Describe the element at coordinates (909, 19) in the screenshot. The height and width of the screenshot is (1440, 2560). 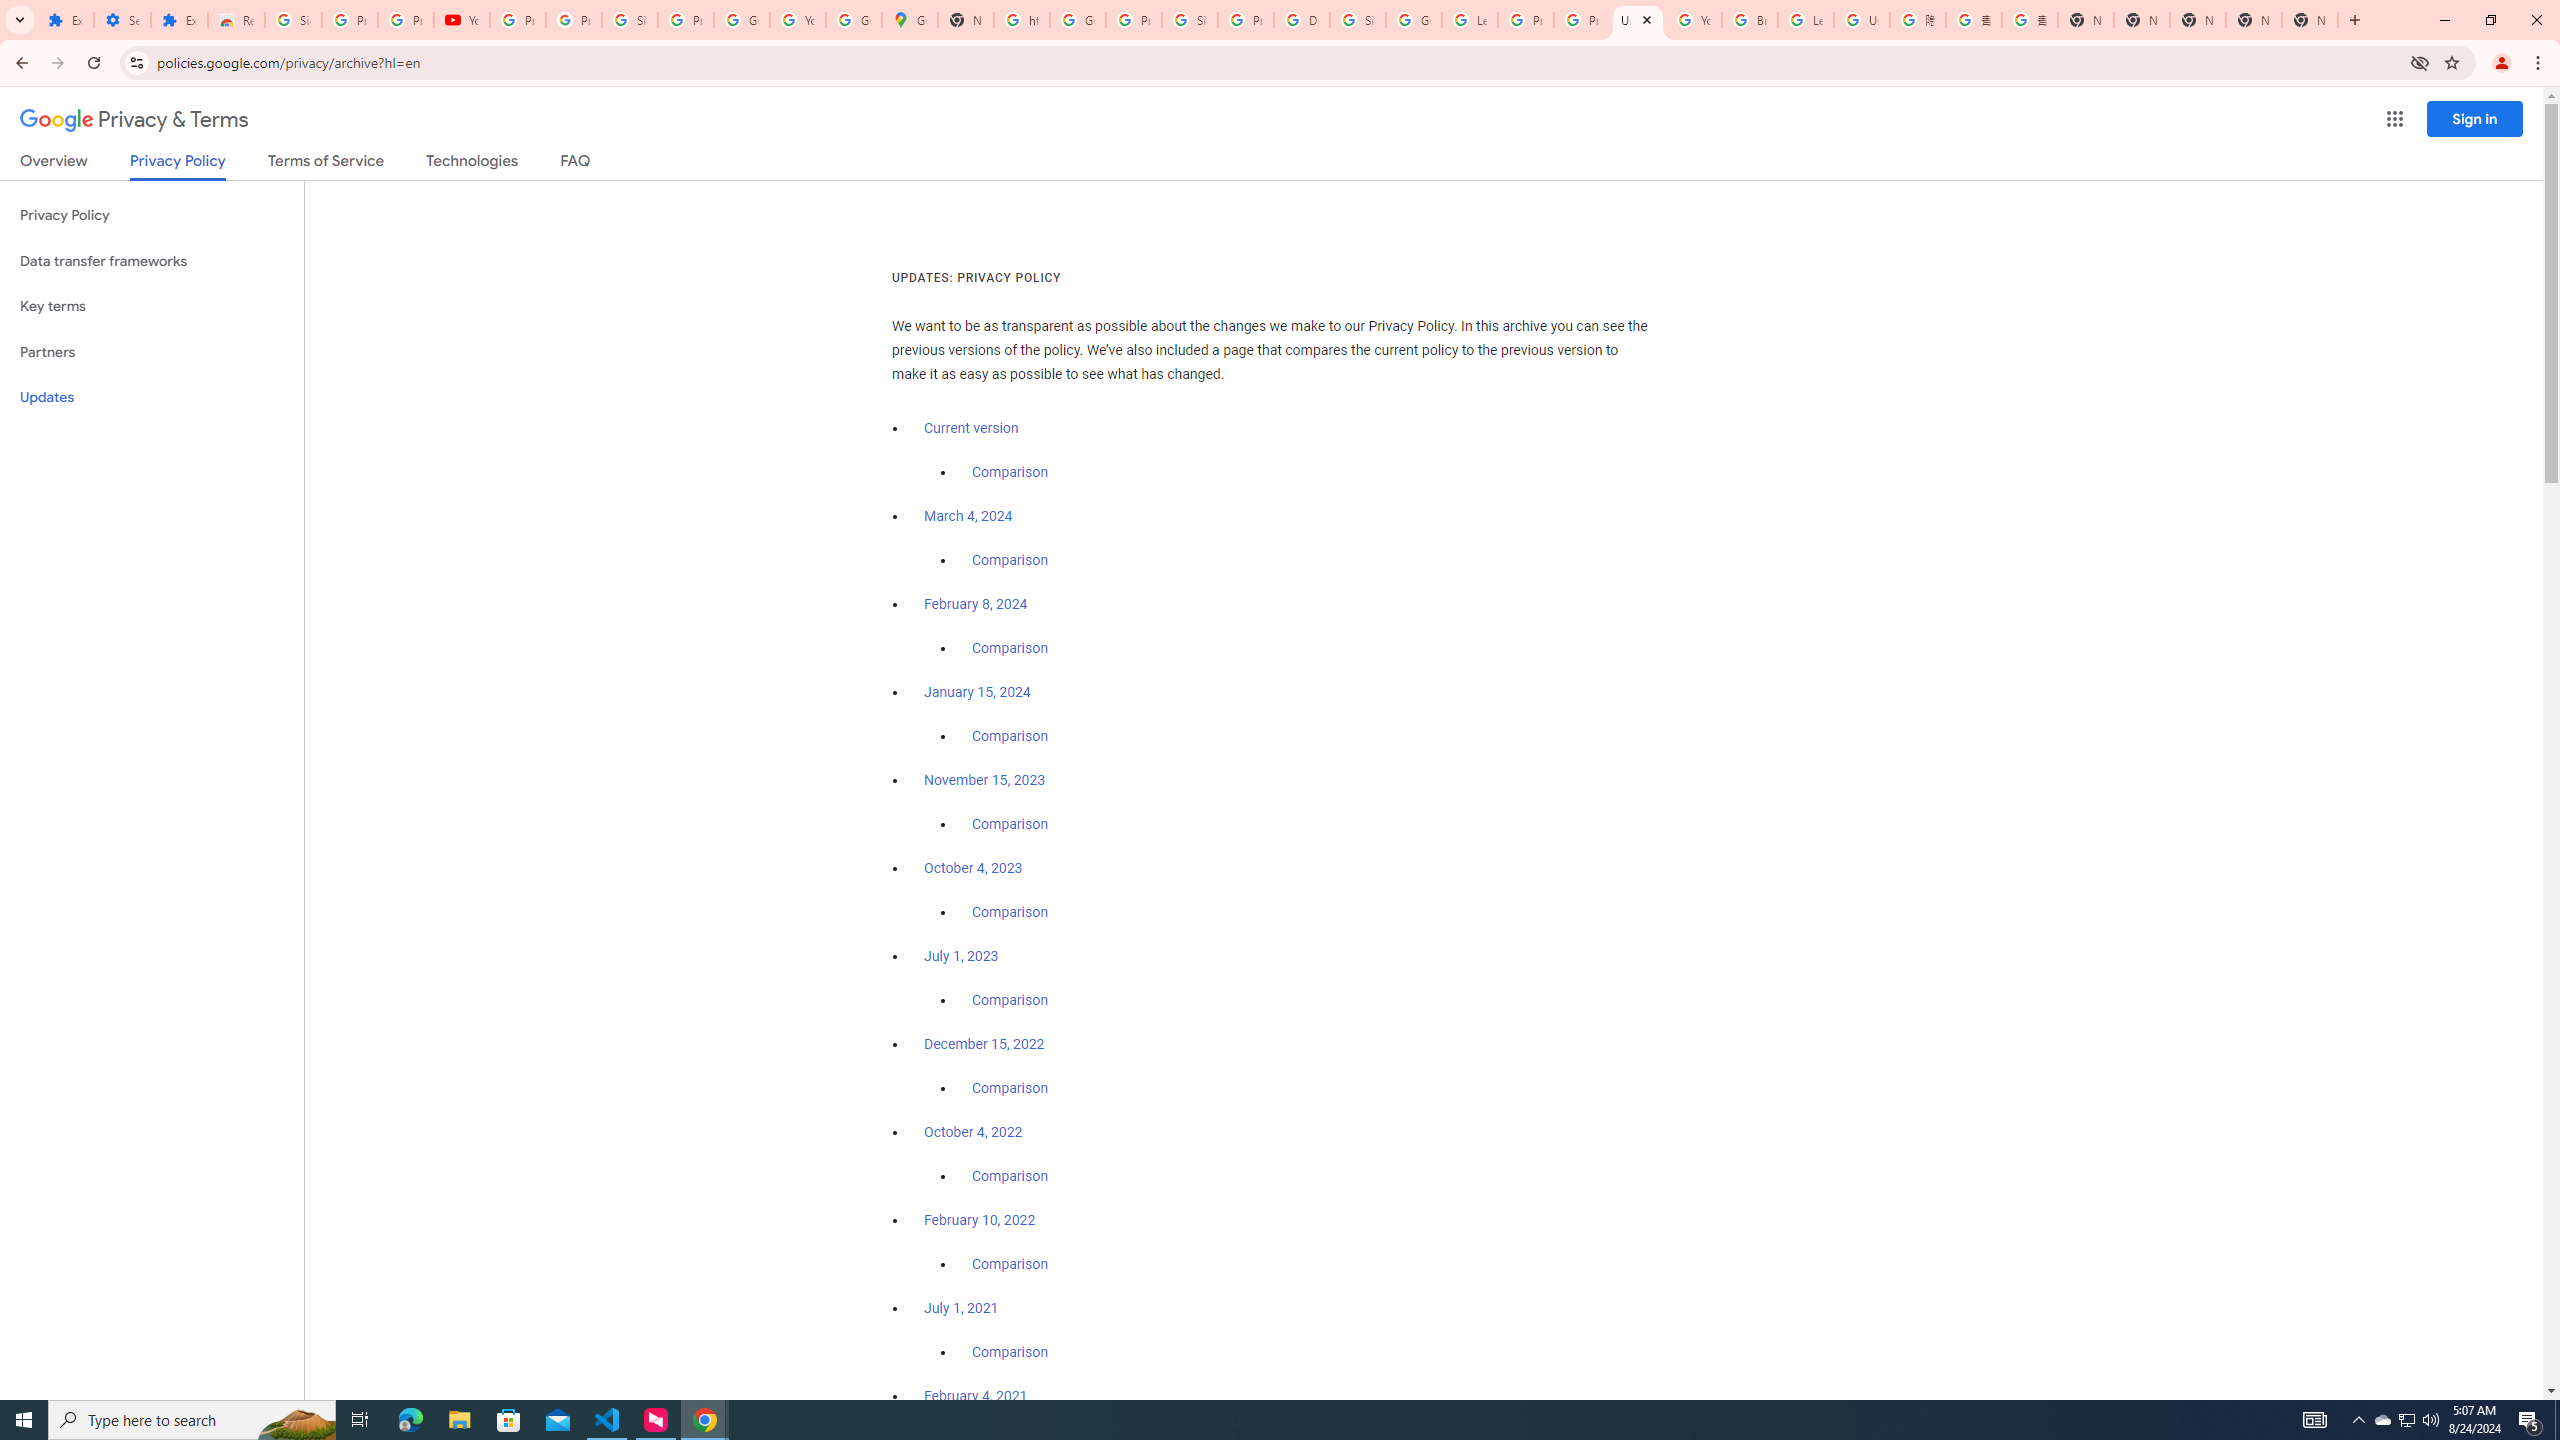
I see `'Google Maps'` at that location.